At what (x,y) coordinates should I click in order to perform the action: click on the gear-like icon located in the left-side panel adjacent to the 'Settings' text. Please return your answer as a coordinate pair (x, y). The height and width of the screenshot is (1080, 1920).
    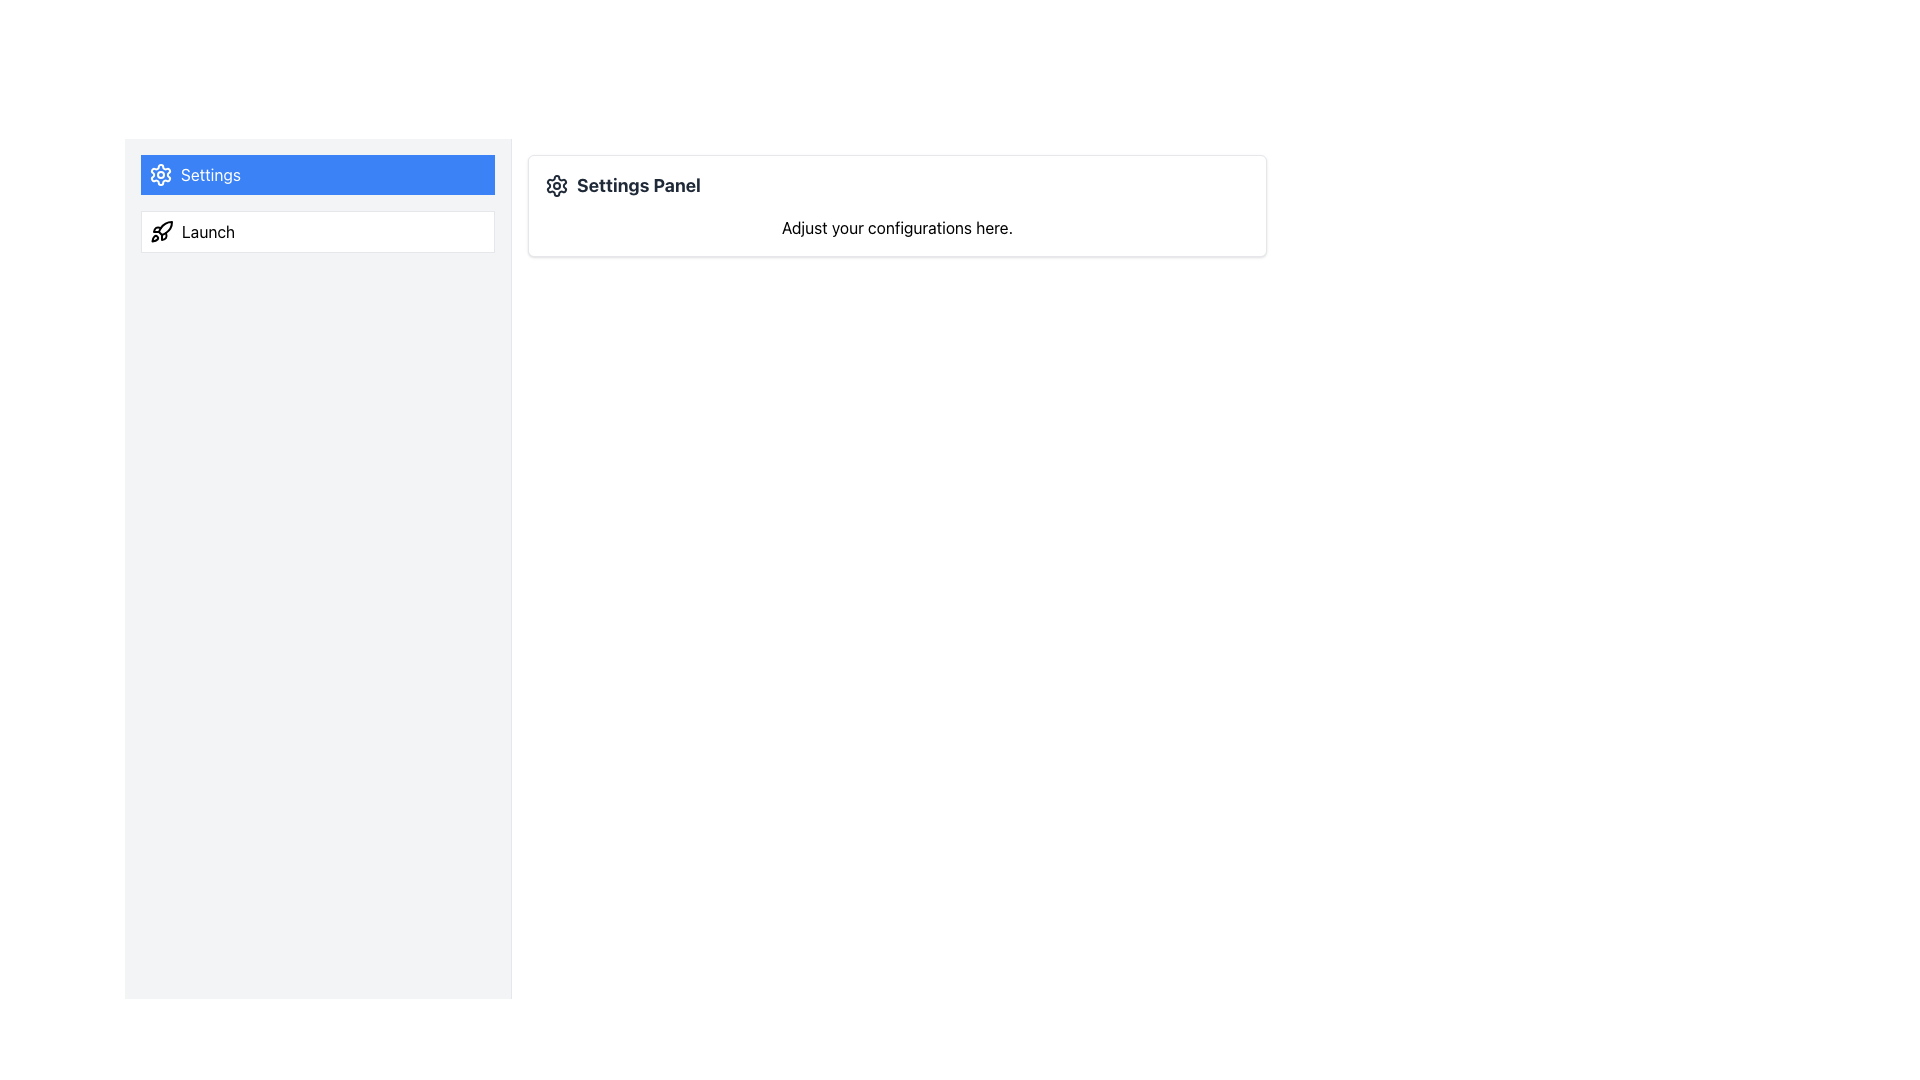
    Looking at the image, I should click on (556, 185).